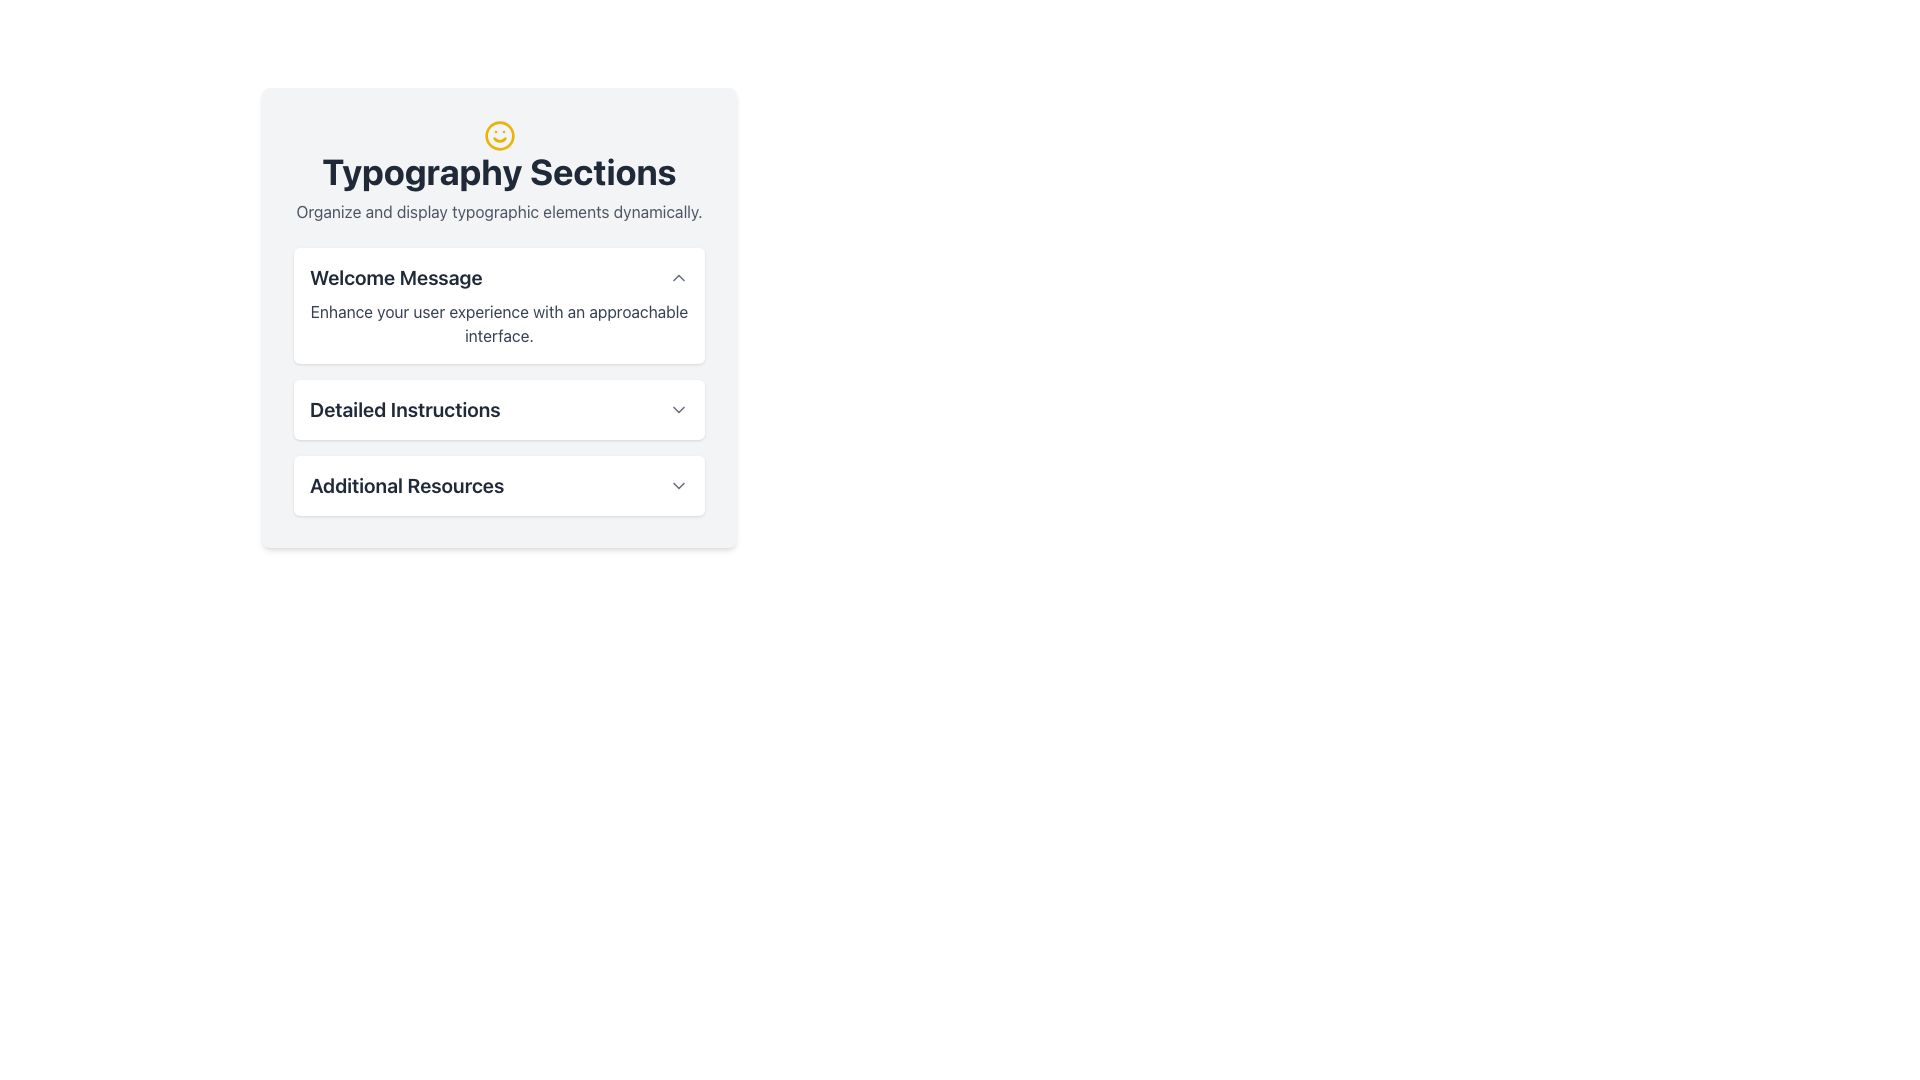 This screenshot has width=1920, height=1080. Describe the element at coordinates (499, 323) in the screenshot. I see `the static text element that reads 'Enhance your user experience with an approachable interface.' located below the 'Welcome Message' heading` at that location.